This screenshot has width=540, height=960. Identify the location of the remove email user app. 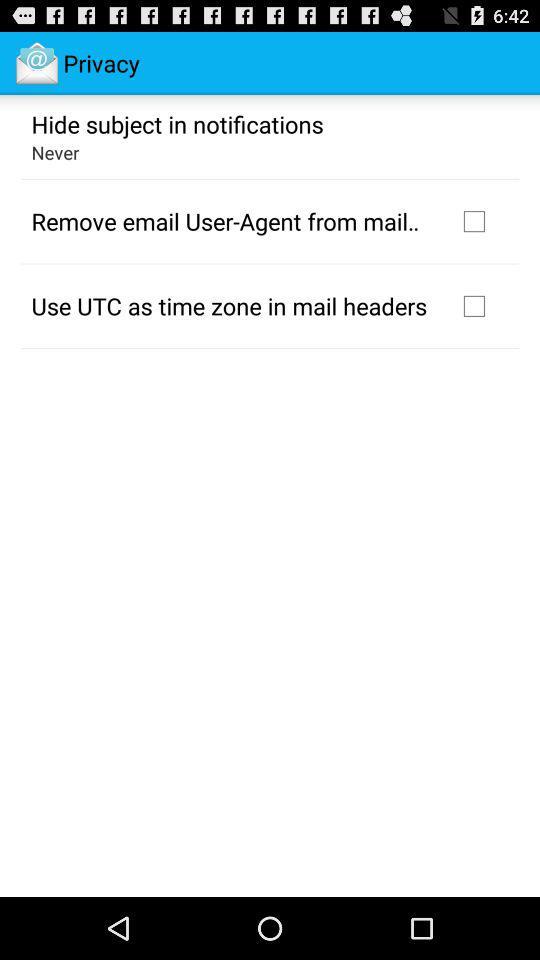
(230, 221).